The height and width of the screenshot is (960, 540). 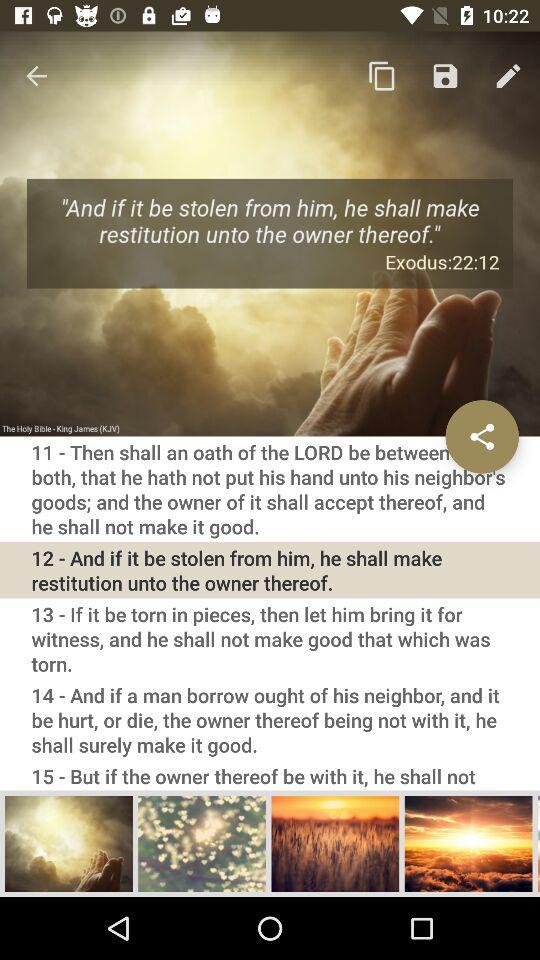 I want to click on picture, so click(x=468, y=842).